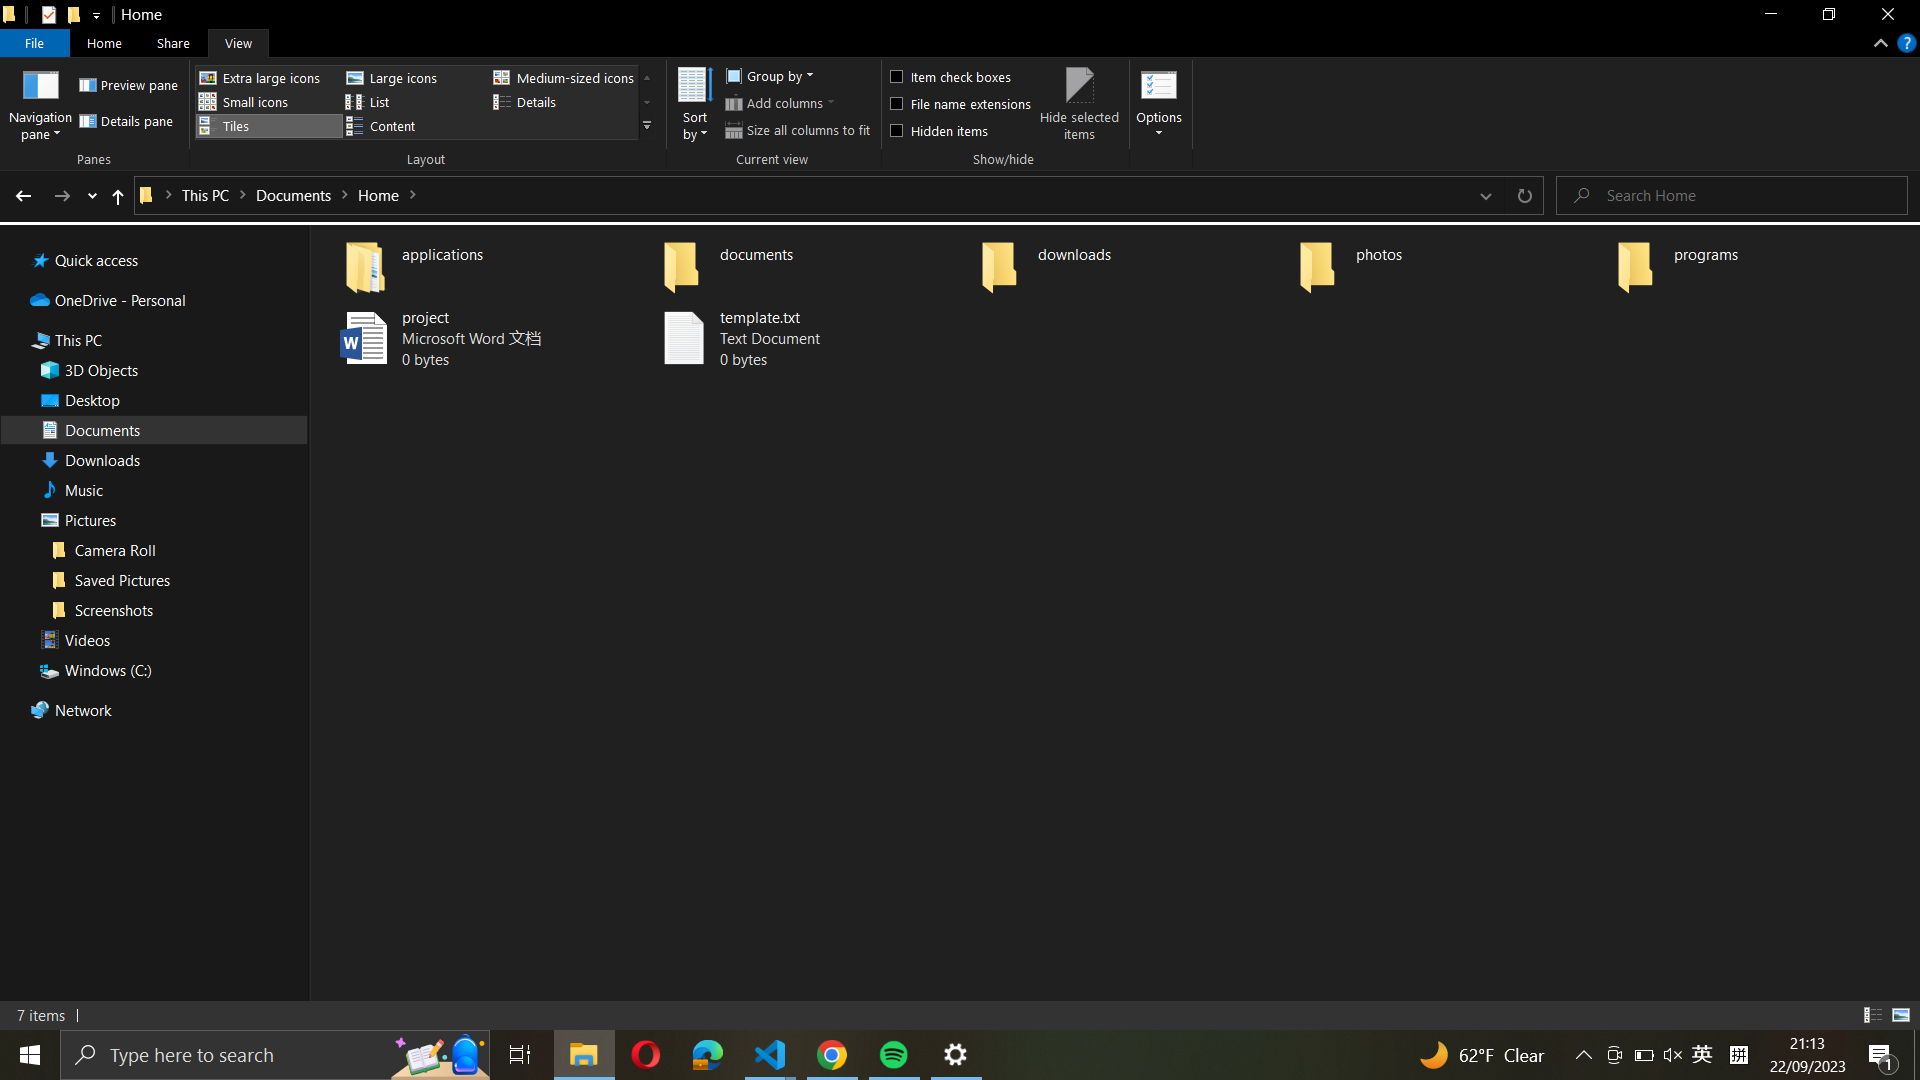 The width and height of the screenshot is (1920, 1080). I want to click on Rename the file "project.docx" to "final_project.docx, so click(476, 338).